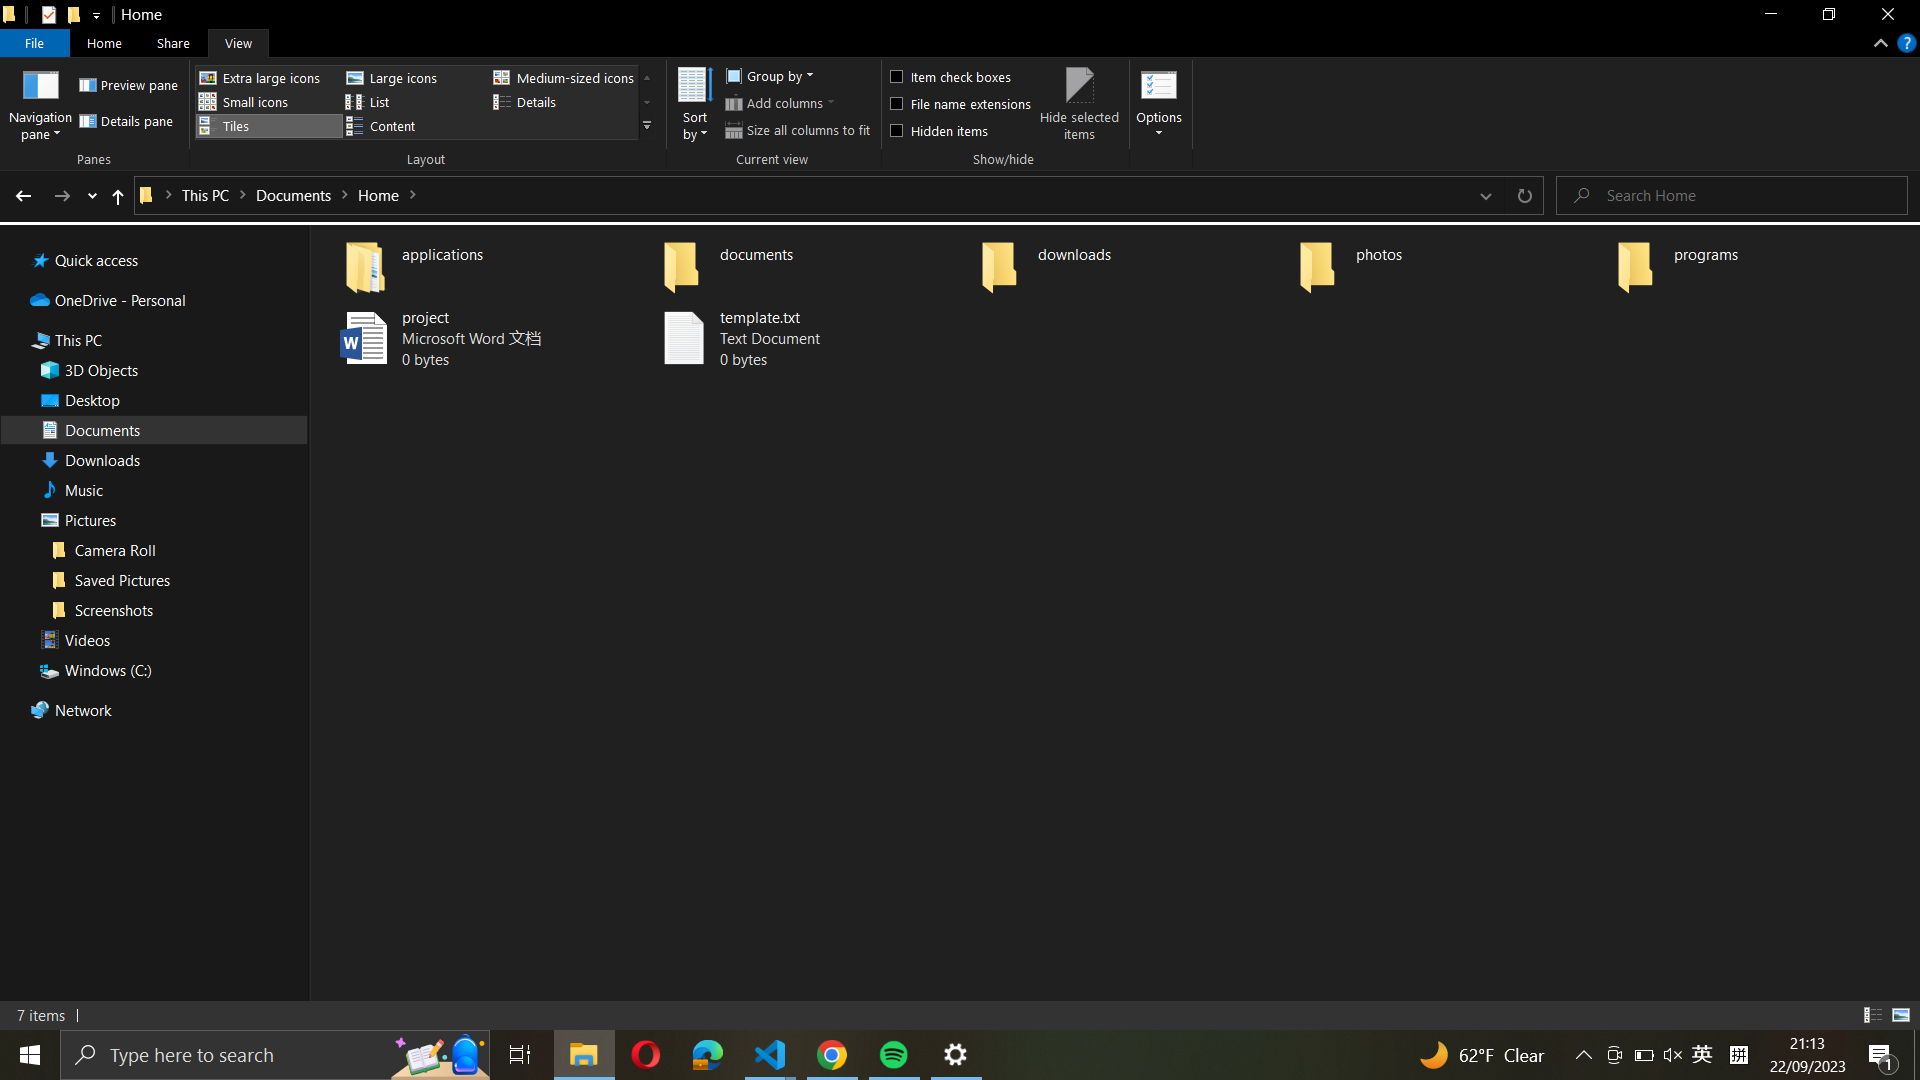 The width and height of the screenshot is (1920, 1080). I want to click on Rename the file "project.docx" to "final_project.docx, so click(476, 338).